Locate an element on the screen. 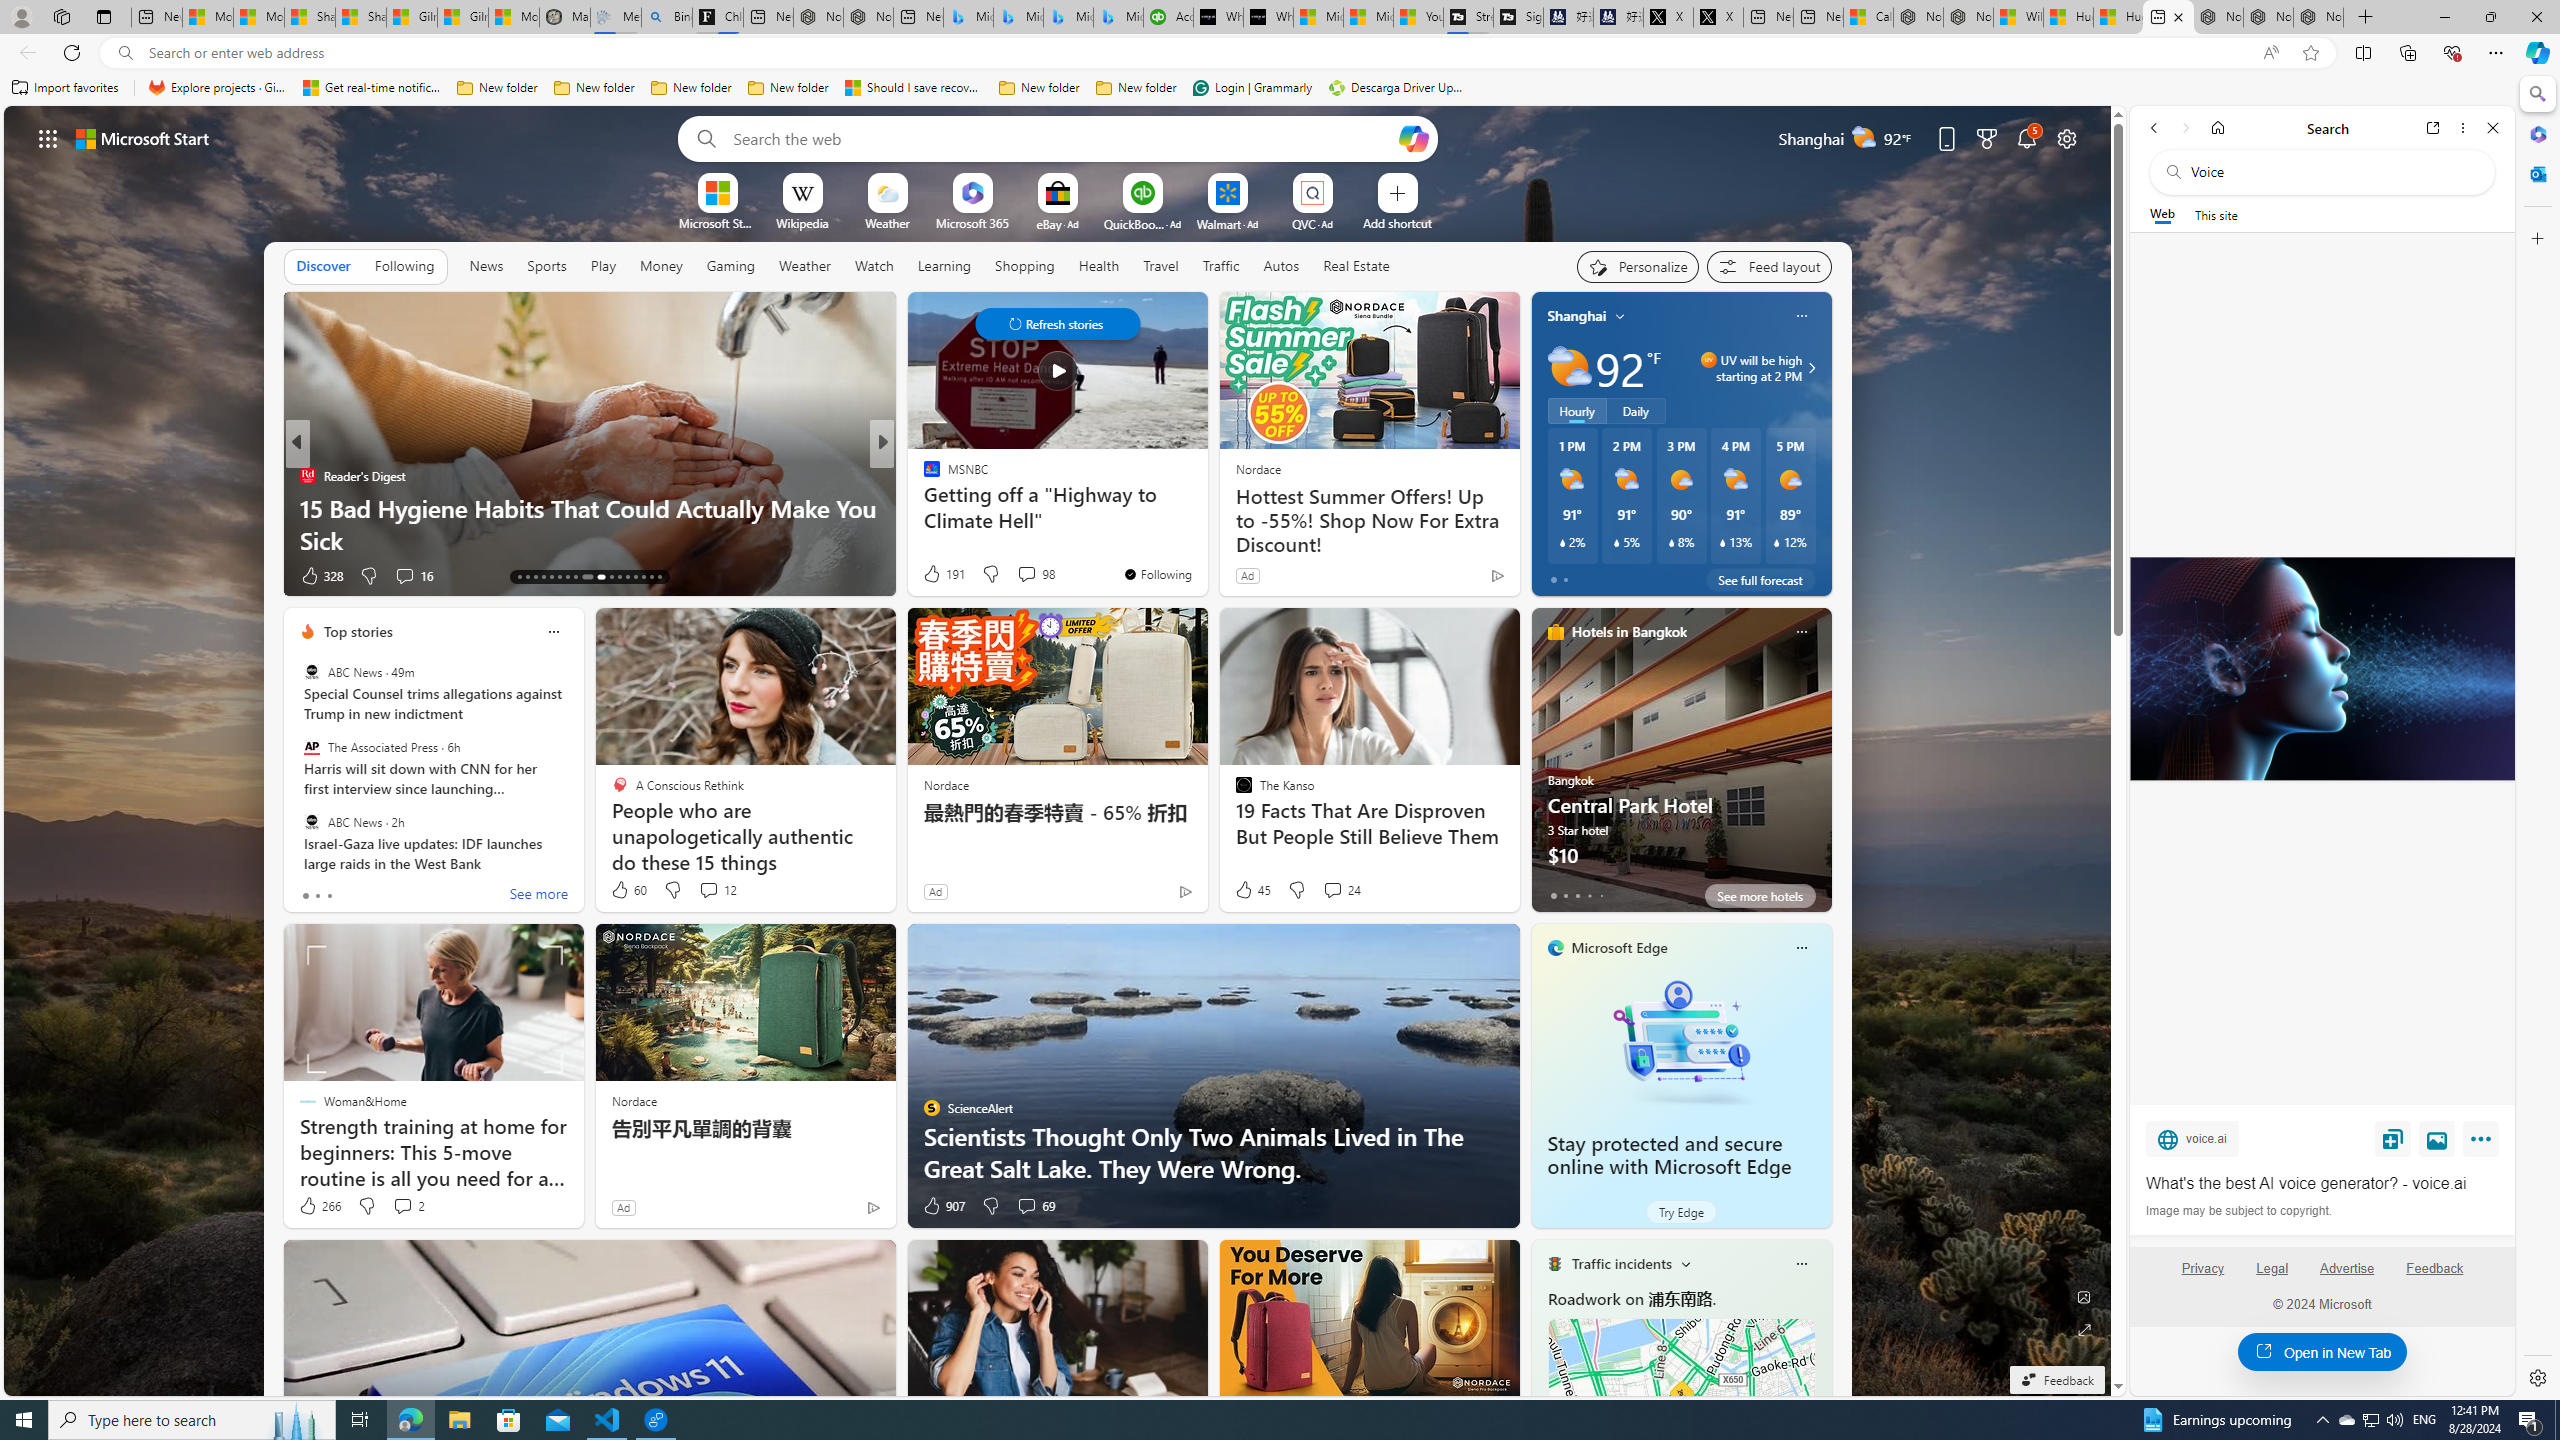  'View comments 2 Comment' is located at coordinates (407, 1206).